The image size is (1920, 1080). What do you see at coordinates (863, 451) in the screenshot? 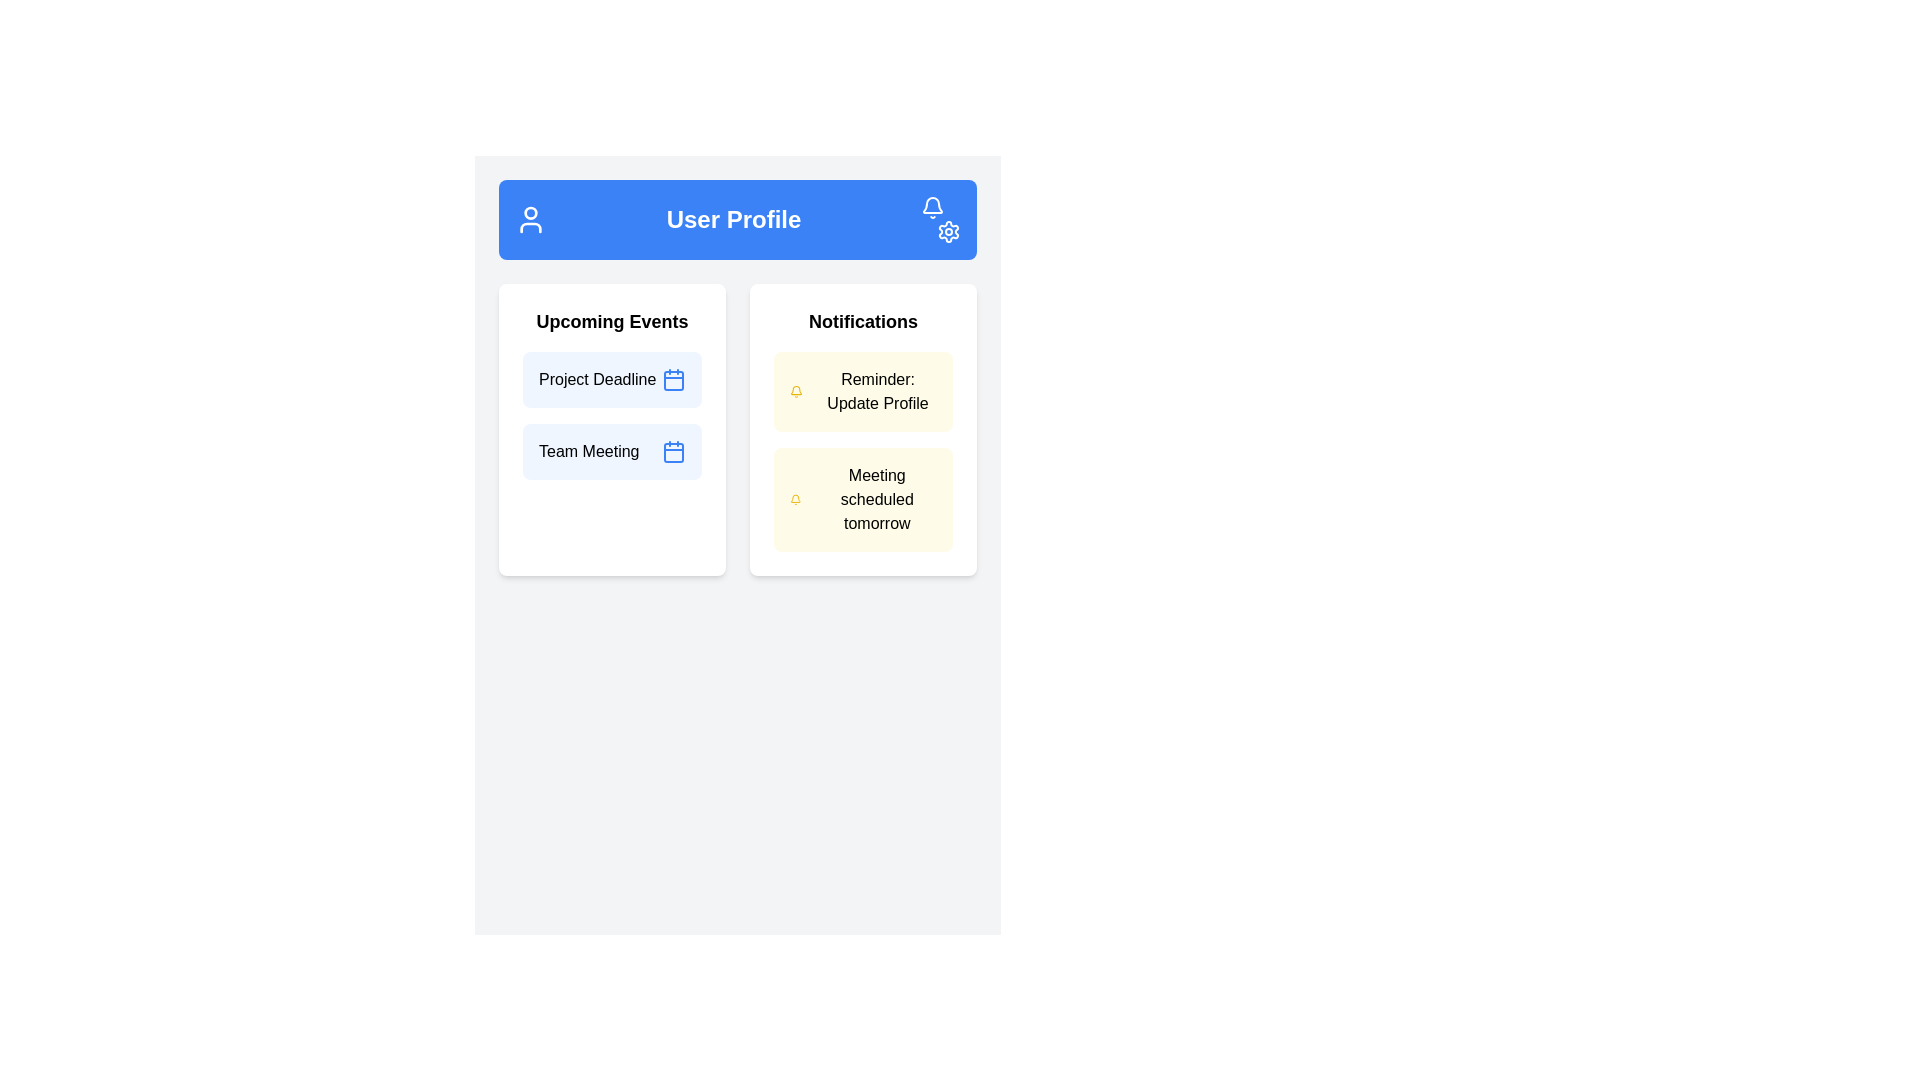
I see `the notification card that informs the user about an upcoming meeting scheduled for tomorrow, located below the 'Reminder: Update Profile' notification in the 'Notifications' panel` at bounding box center [863, 451].